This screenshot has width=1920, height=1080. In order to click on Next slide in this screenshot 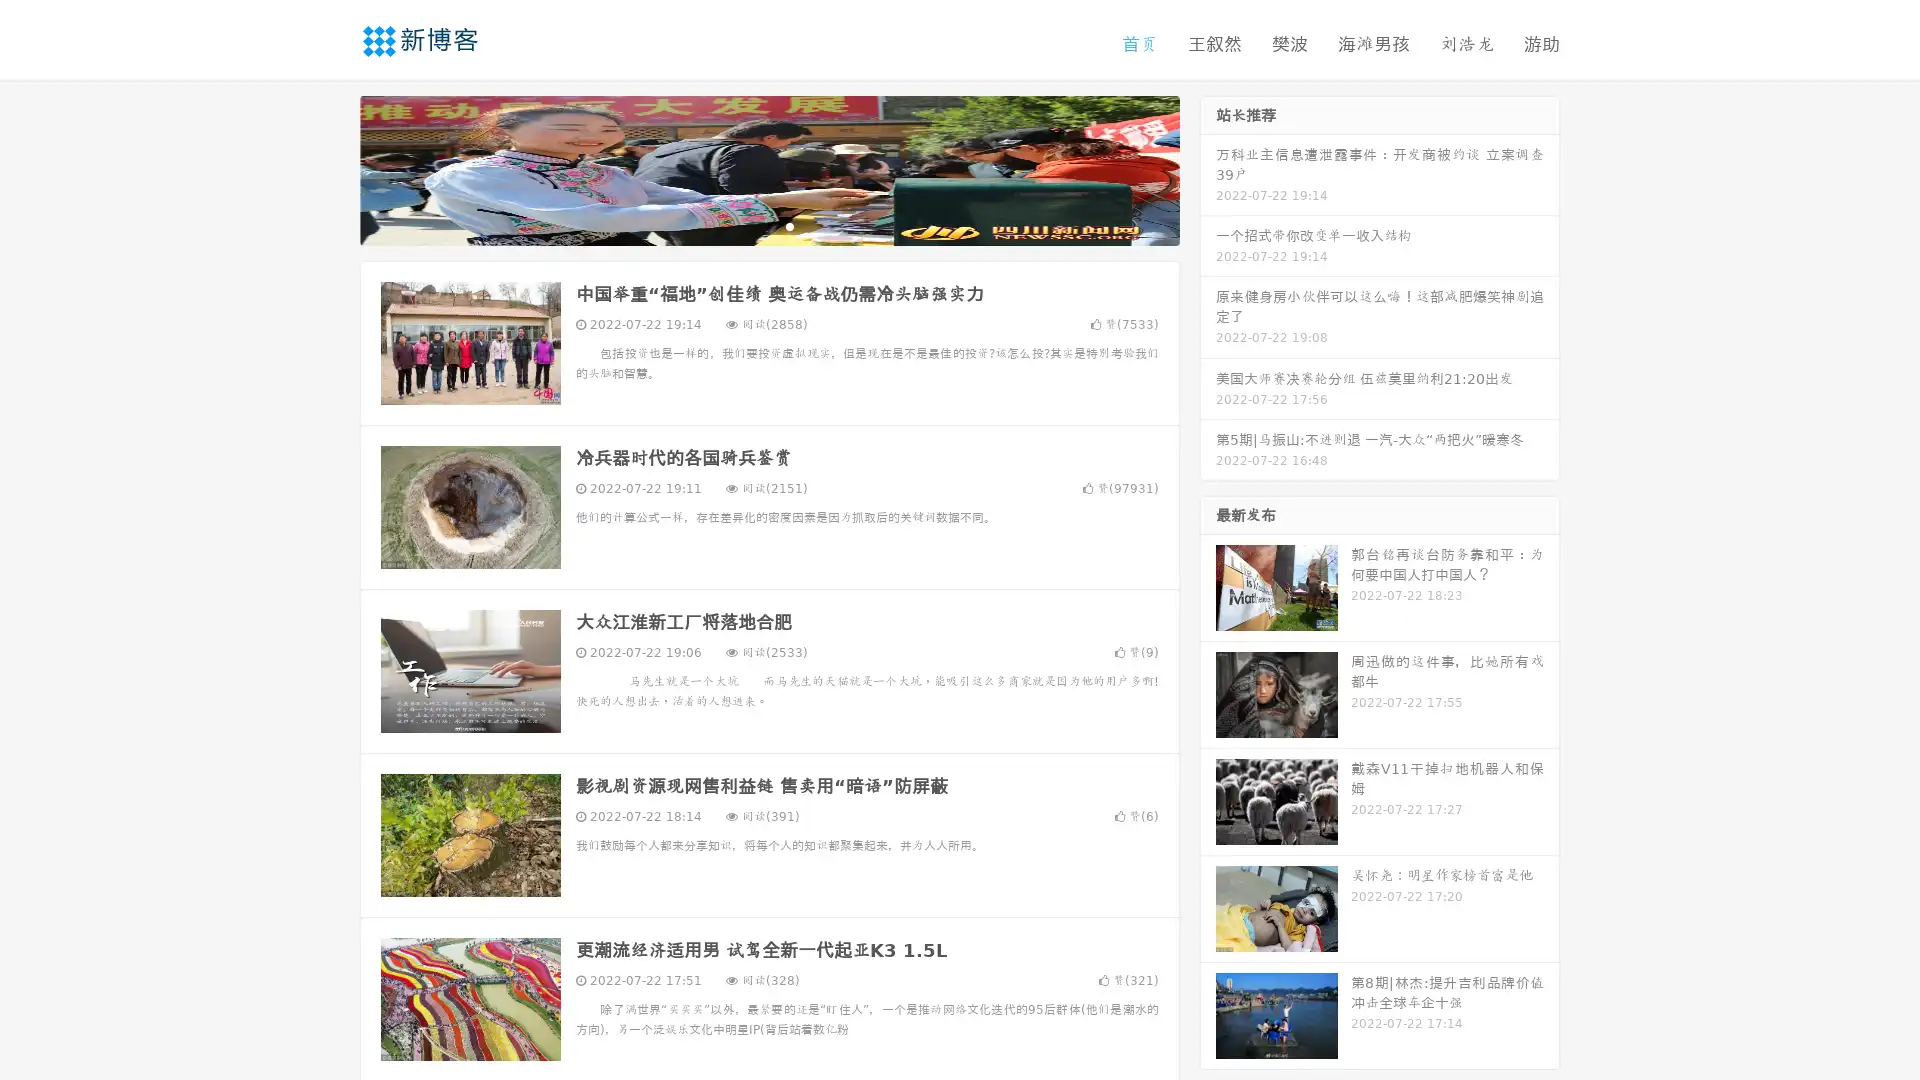, I will do `click(1208, 168)`.